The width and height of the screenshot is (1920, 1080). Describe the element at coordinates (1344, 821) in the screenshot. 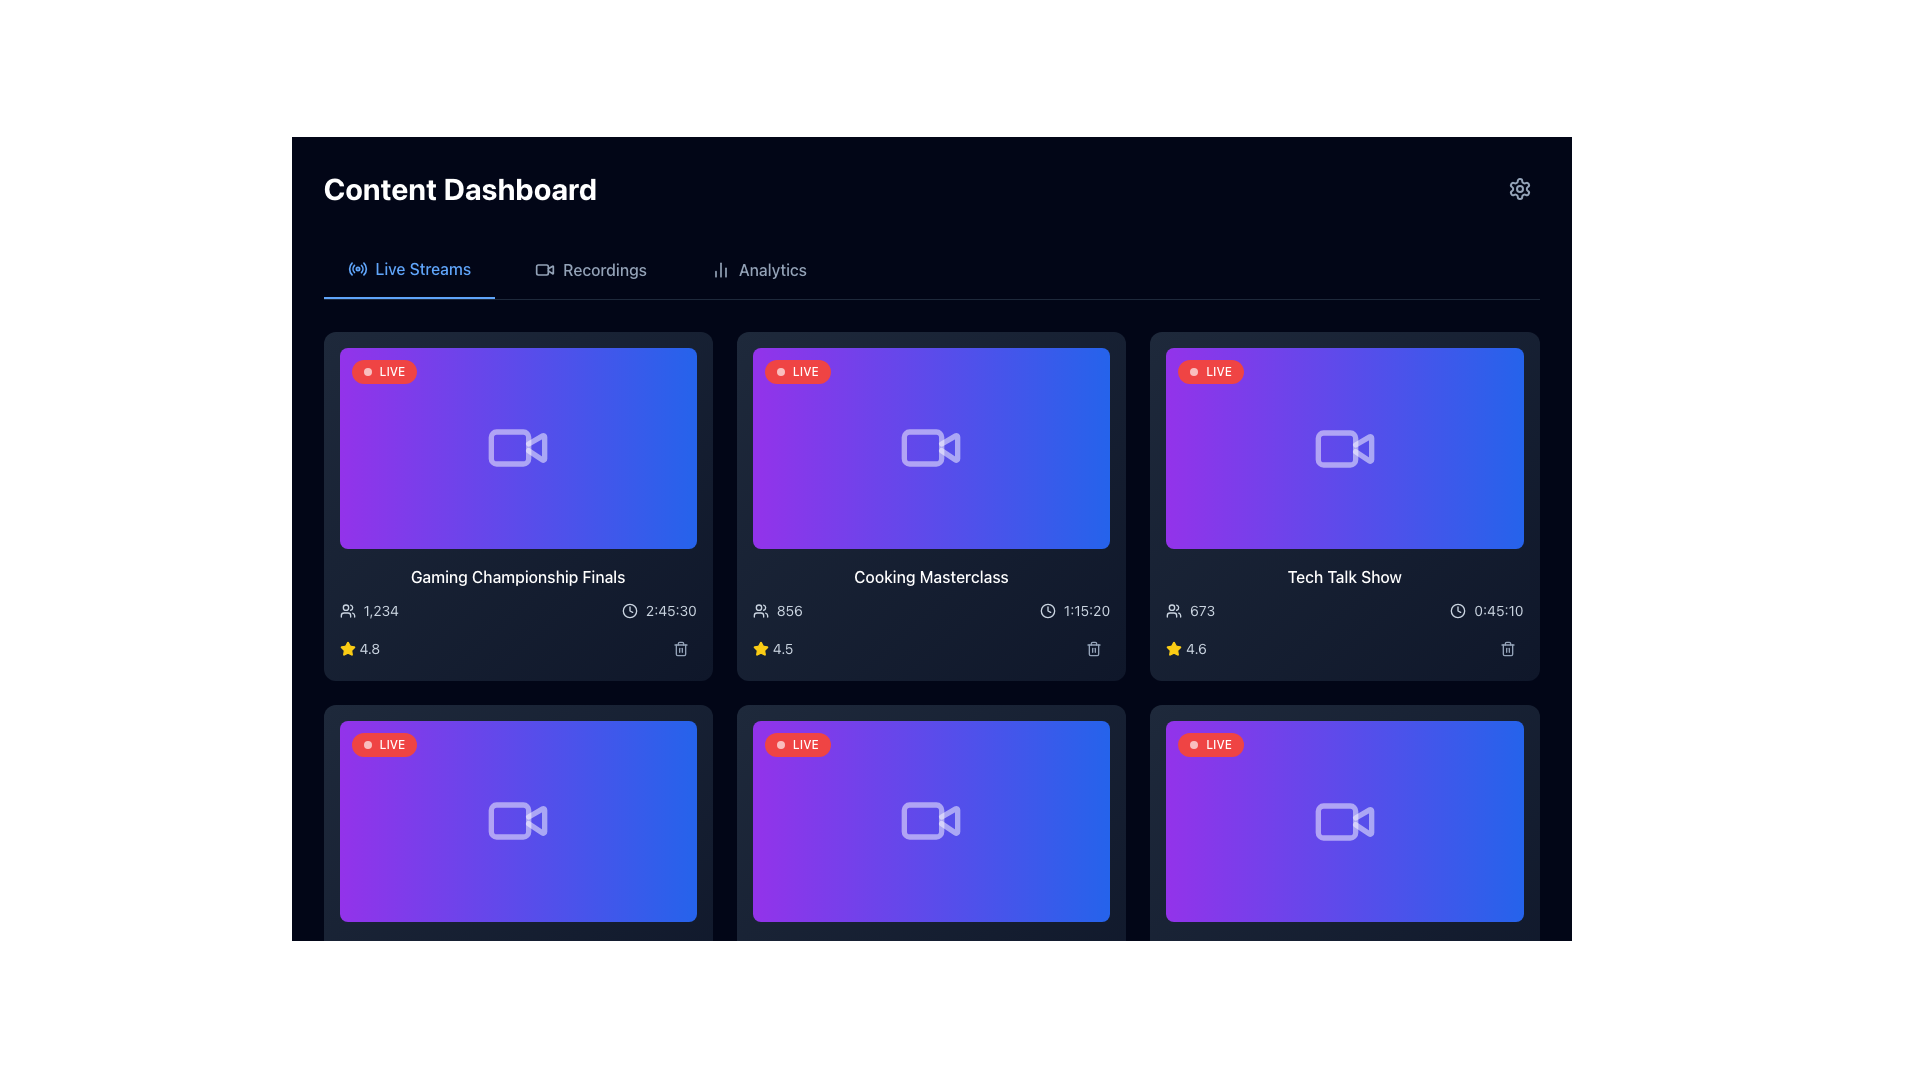

I see `the video content icon located in the bottom-right corner of the 'LIVE' section, which signifies recording for the 'Tech Talk Show'` at that location.